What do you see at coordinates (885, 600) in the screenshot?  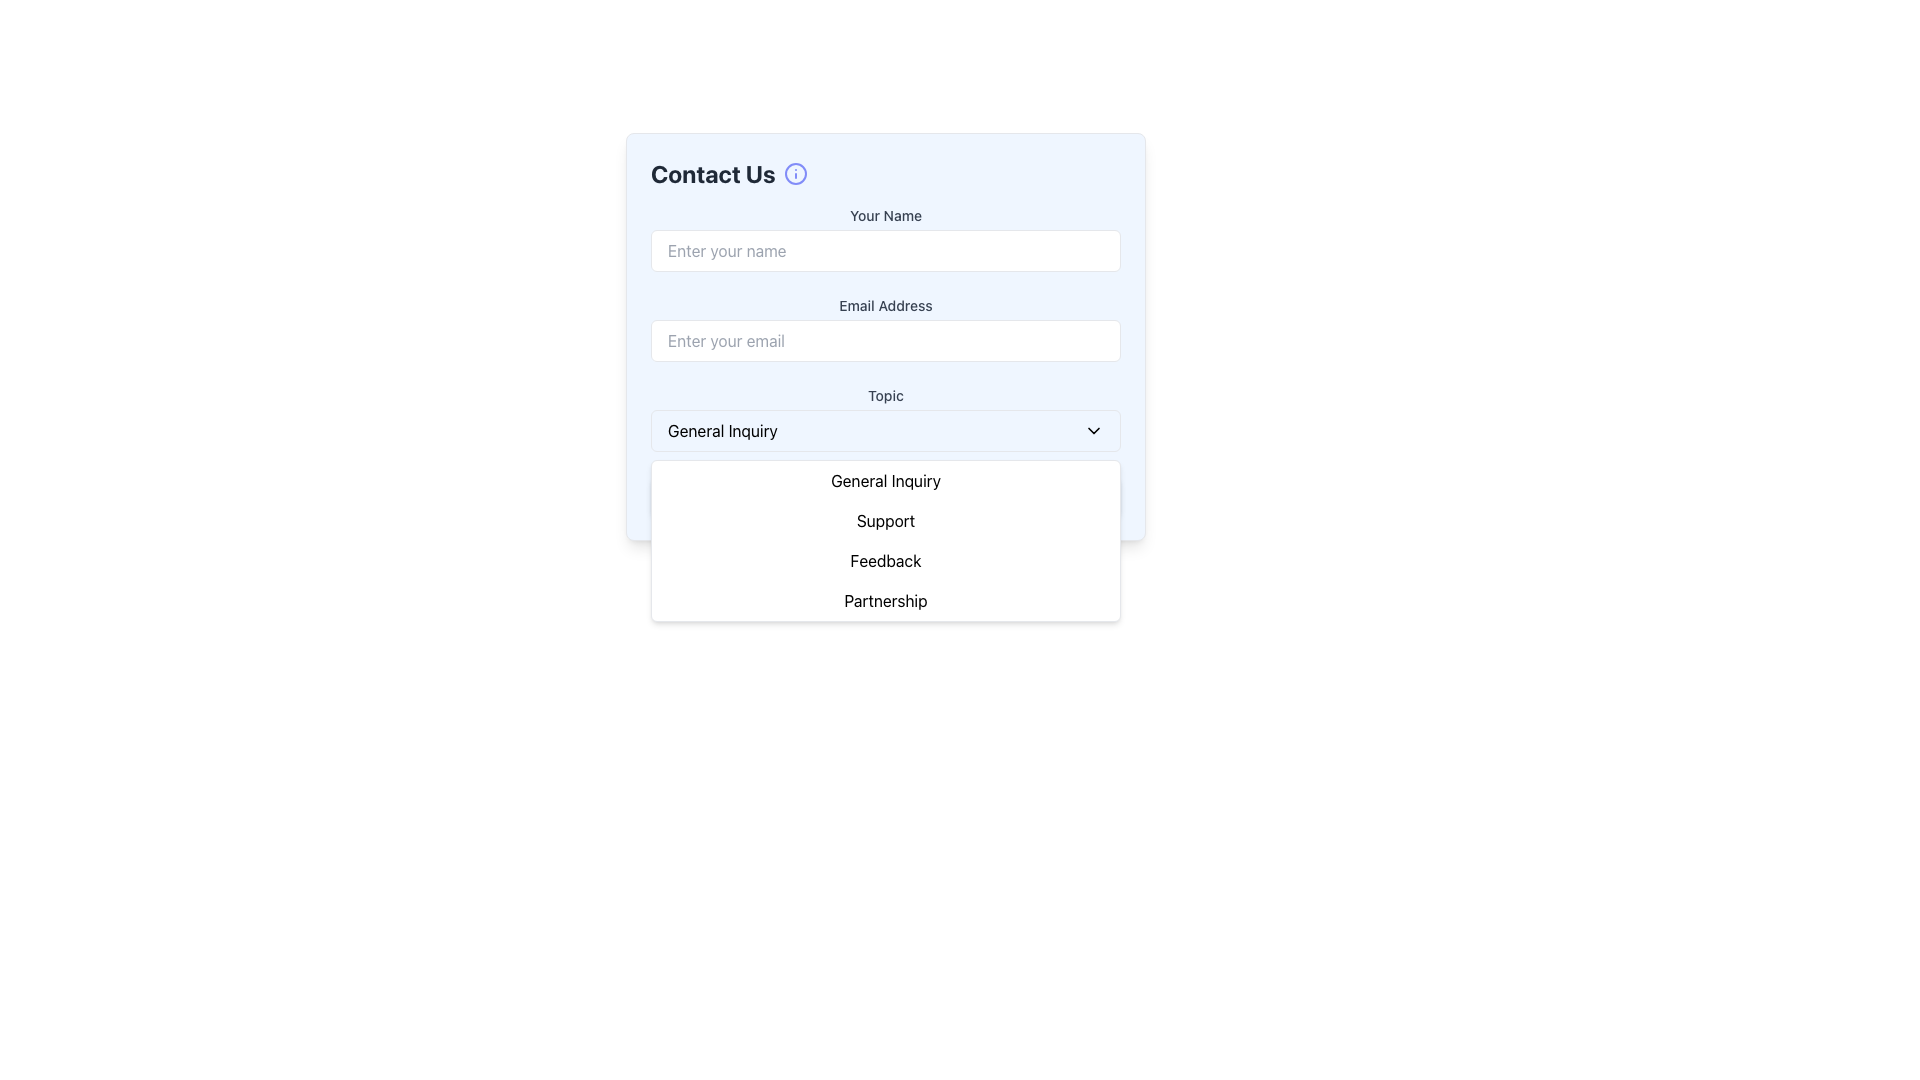 I see `the text item reading 'Partnership' in the dropdown menu to trigger the light indigo hover effect` at bounding box center [885, 600].